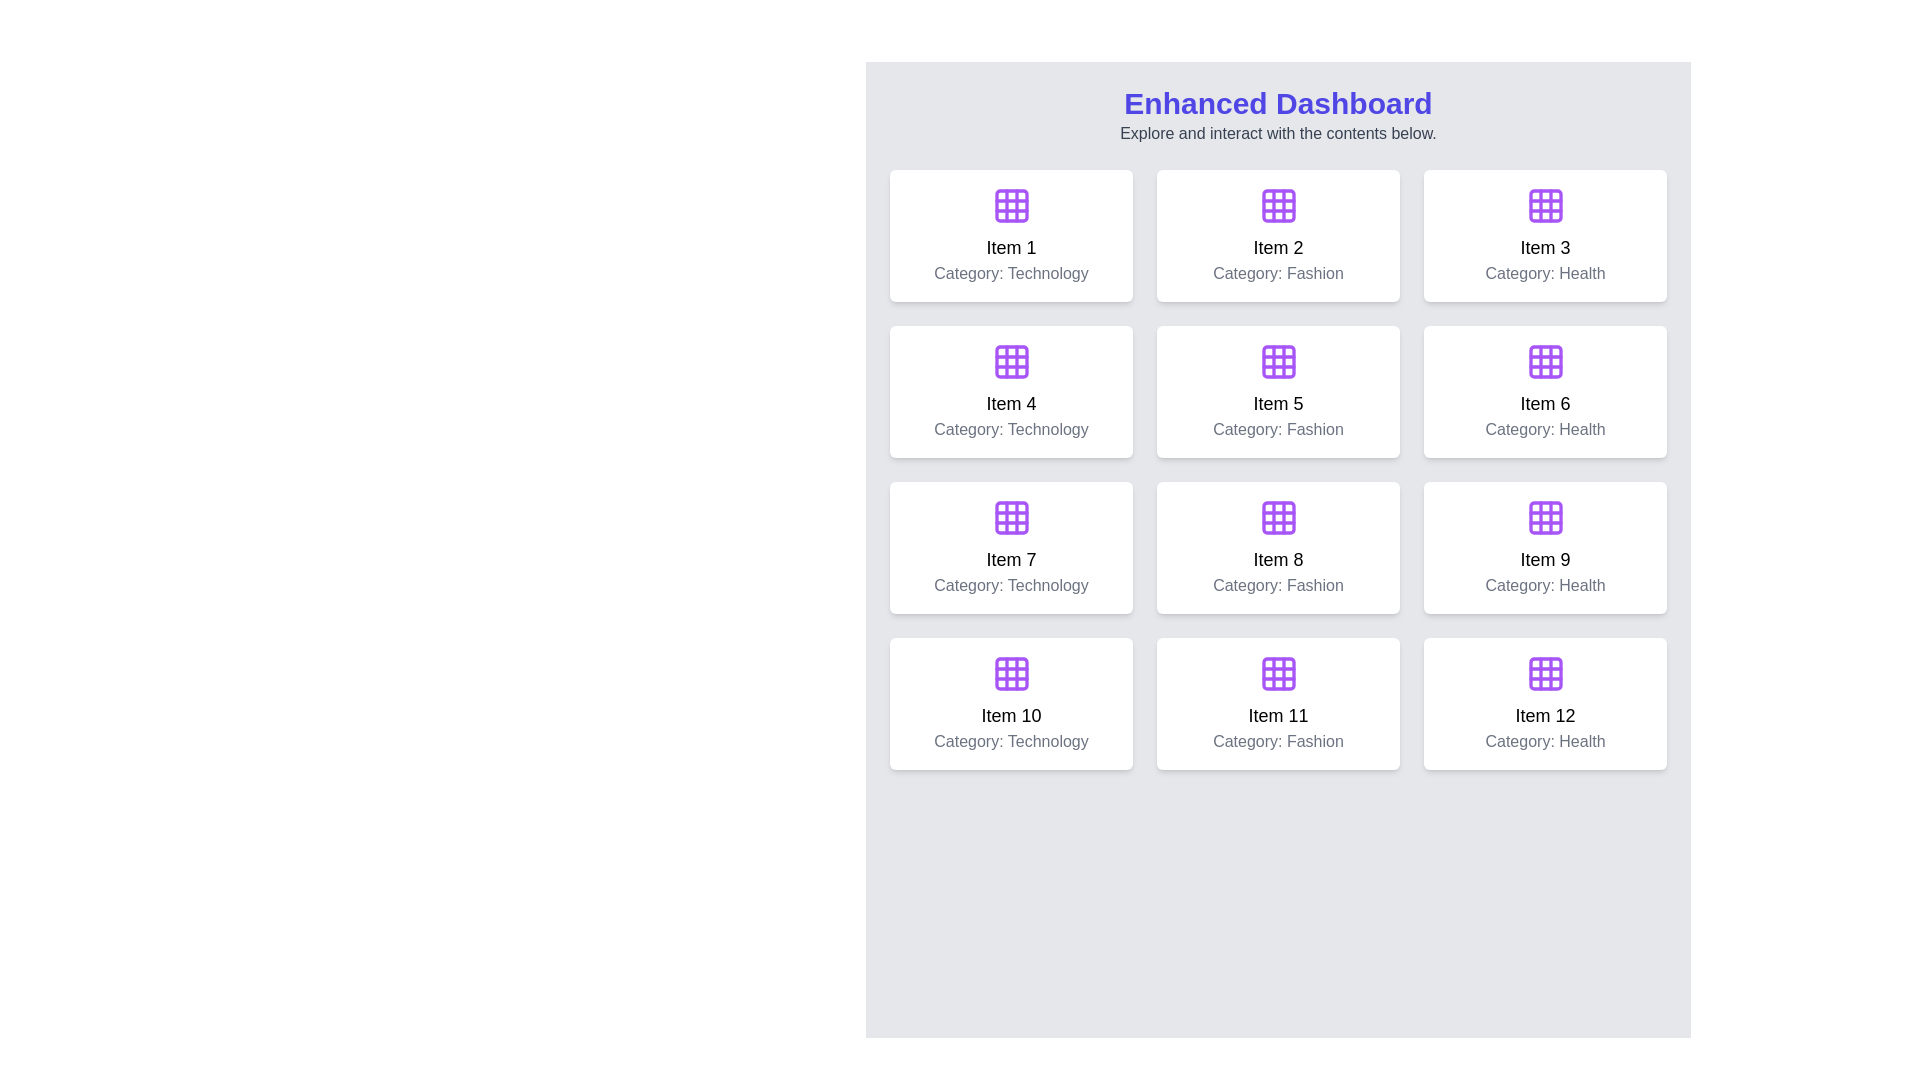 Image resolution: width=1920 pixels, height=1080 pixels. What do you see at coordinates (1011, 246) in the screenshot?
I see `the Label element displaying the text 'Item 1', which is positioned beneath a grid icon and above the text 'Category: Technology'` at bounding box center [1011, 246].